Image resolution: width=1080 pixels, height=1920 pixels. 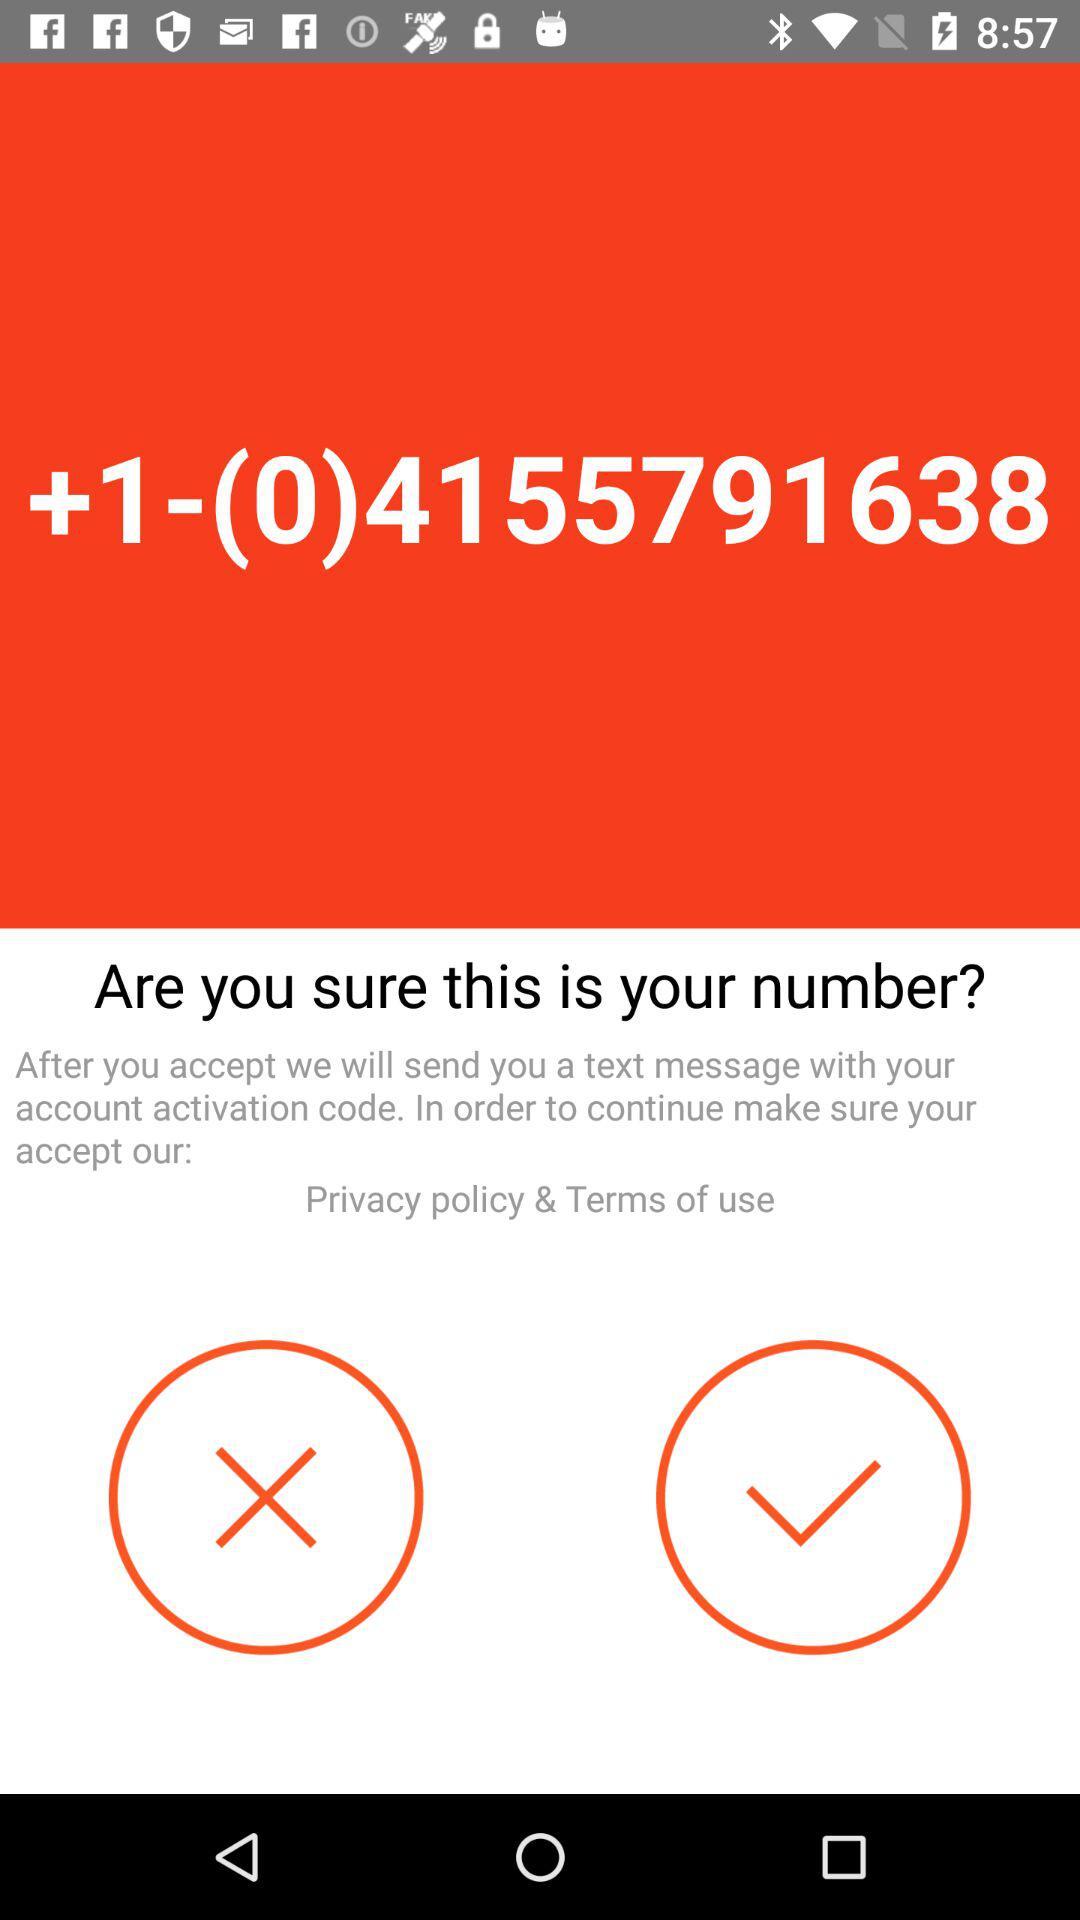 I want to click on confirm phone number, so click(x=813, y=1497).